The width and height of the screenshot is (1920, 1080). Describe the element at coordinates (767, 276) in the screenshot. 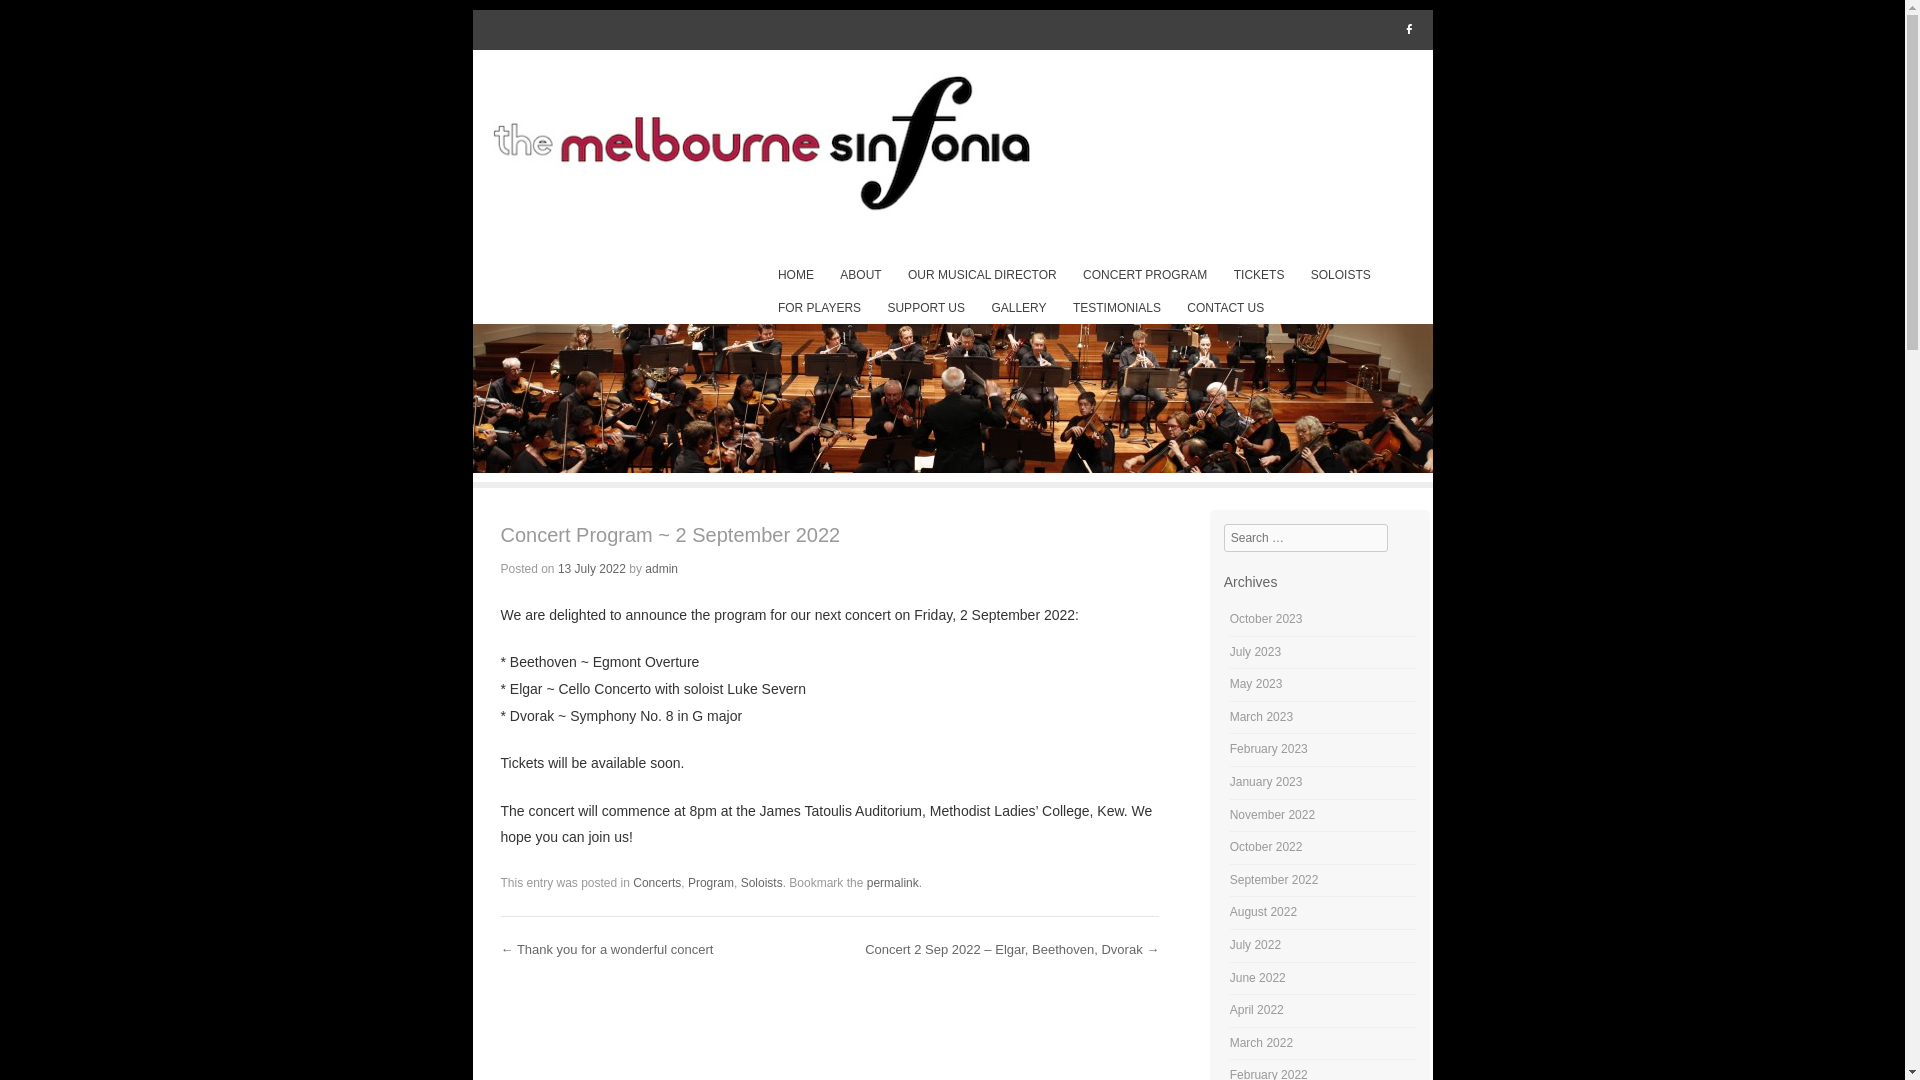

I see `'SKIP TO CONTENT'` at that location.